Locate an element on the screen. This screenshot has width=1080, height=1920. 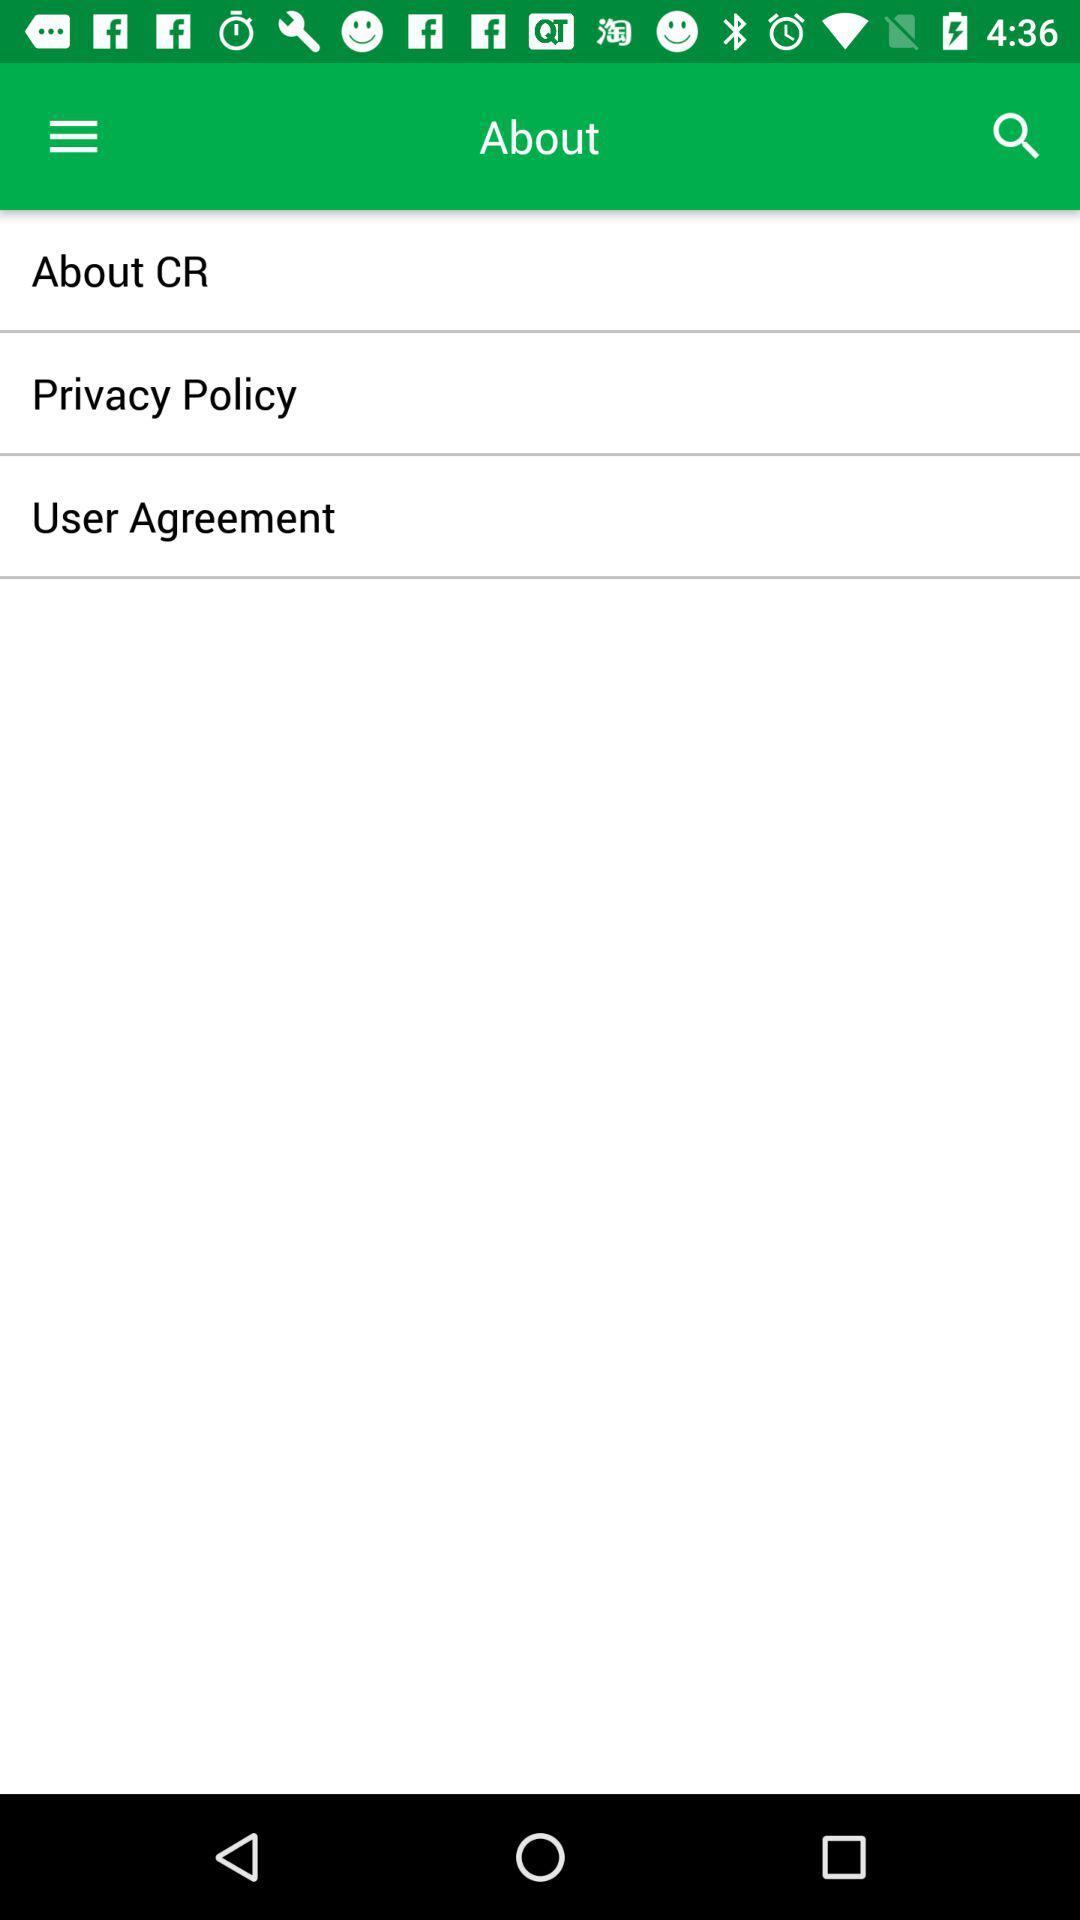
icon to the left of the about icon is located at coordinates (72, 135).